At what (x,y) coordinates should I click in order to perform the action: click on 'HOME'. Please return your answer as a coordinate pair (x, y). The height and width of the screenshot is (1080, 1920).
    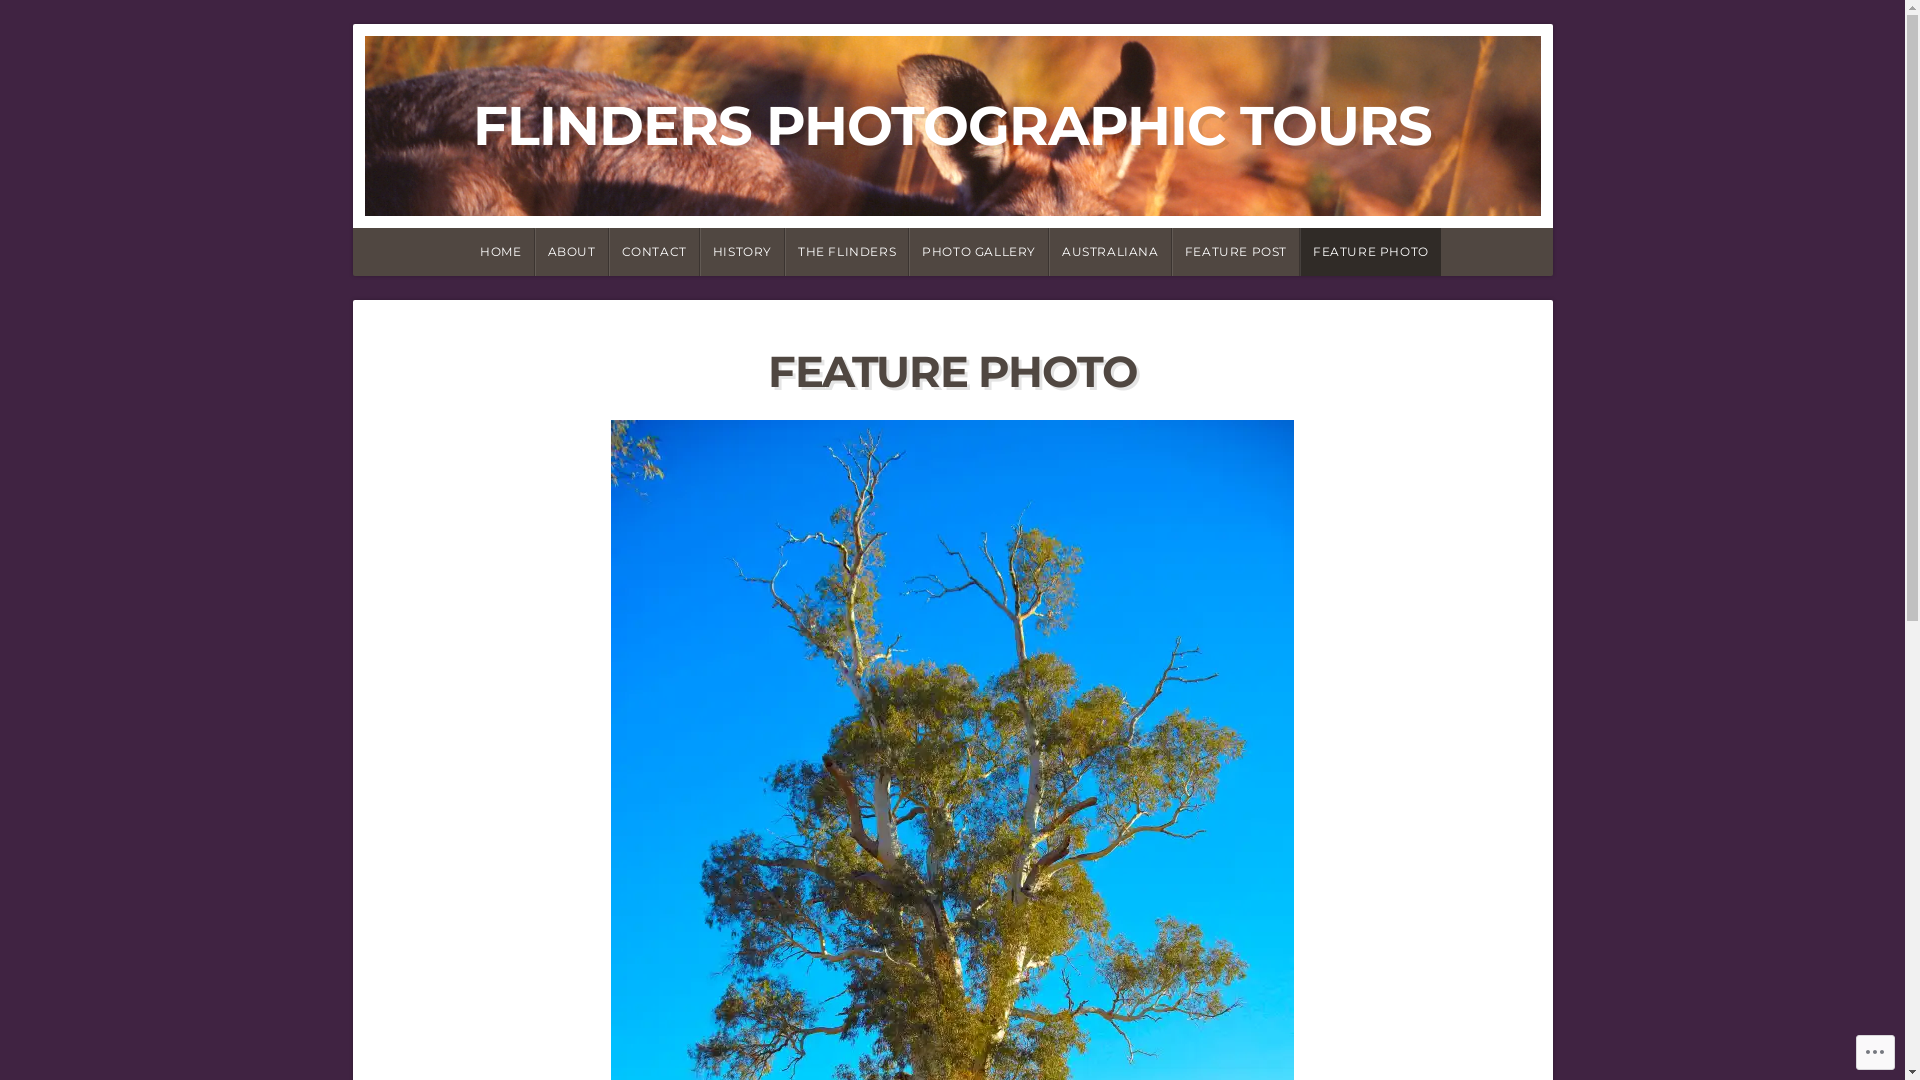
    Looking at the image, I should click on (499, 250).